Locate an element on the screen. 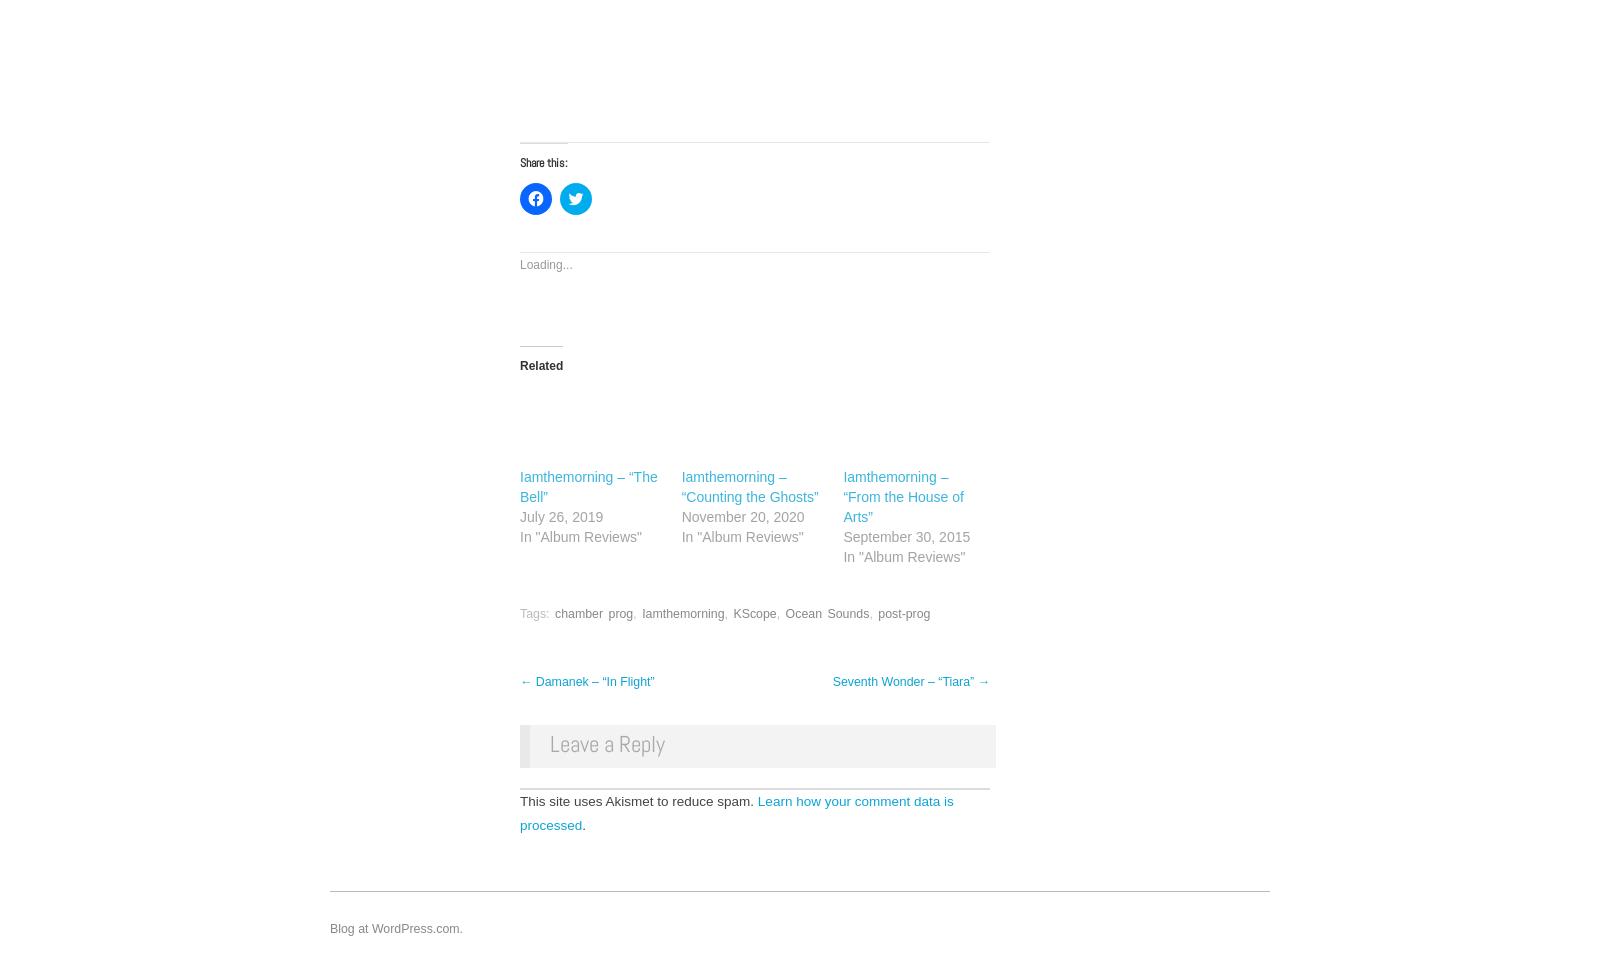  '.' is located at coordinates (583, 824).